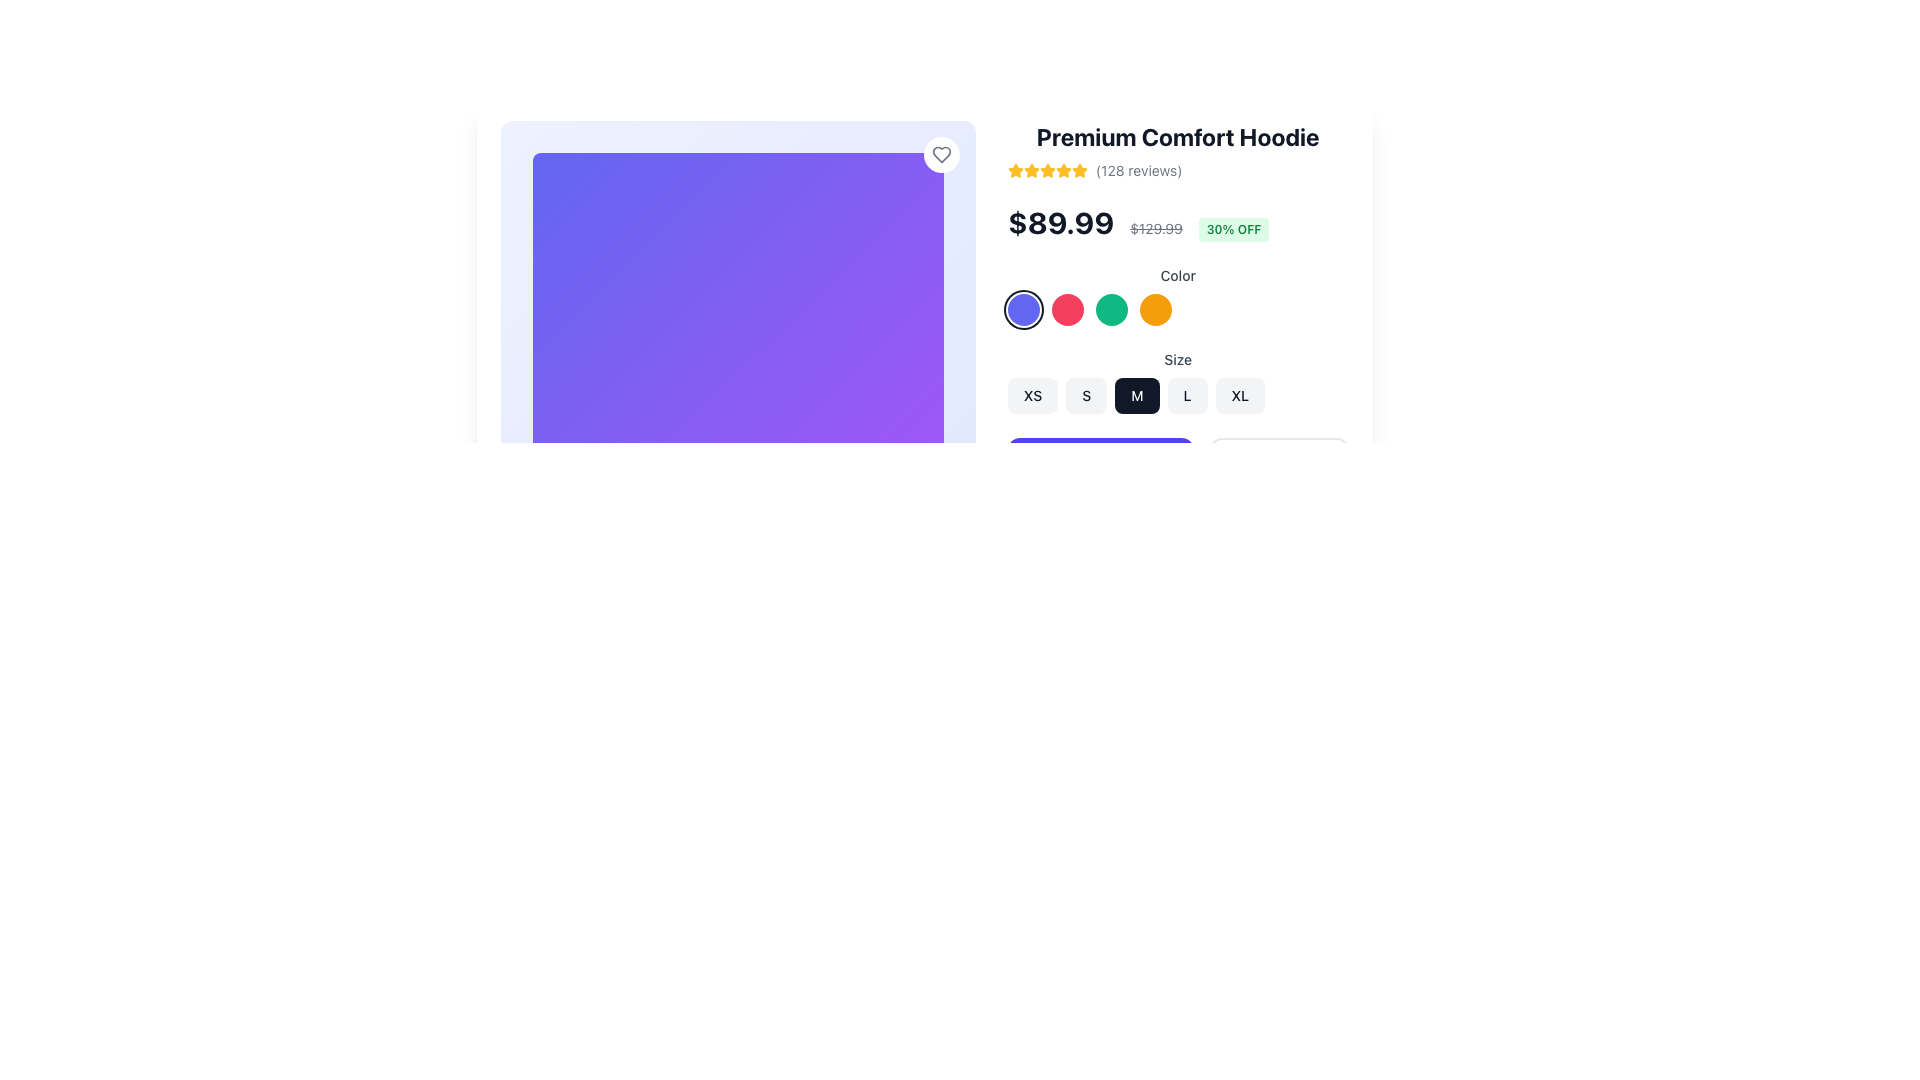  I want to click on the third gold star icon in the product rating section, which is located between the second and fourth stars, used for user feedback, so click(1032, 169).